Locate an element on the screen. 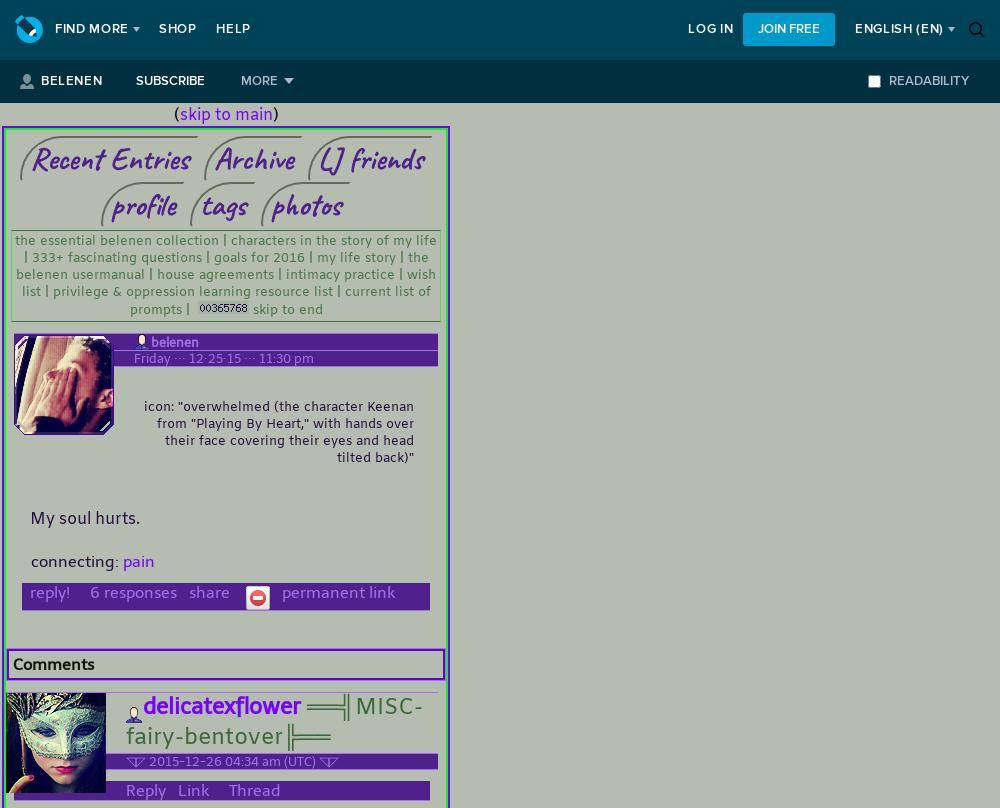 The width and height of the screenshot is (1000, 808). 'house agreements' is located at coordinates (214, 275).